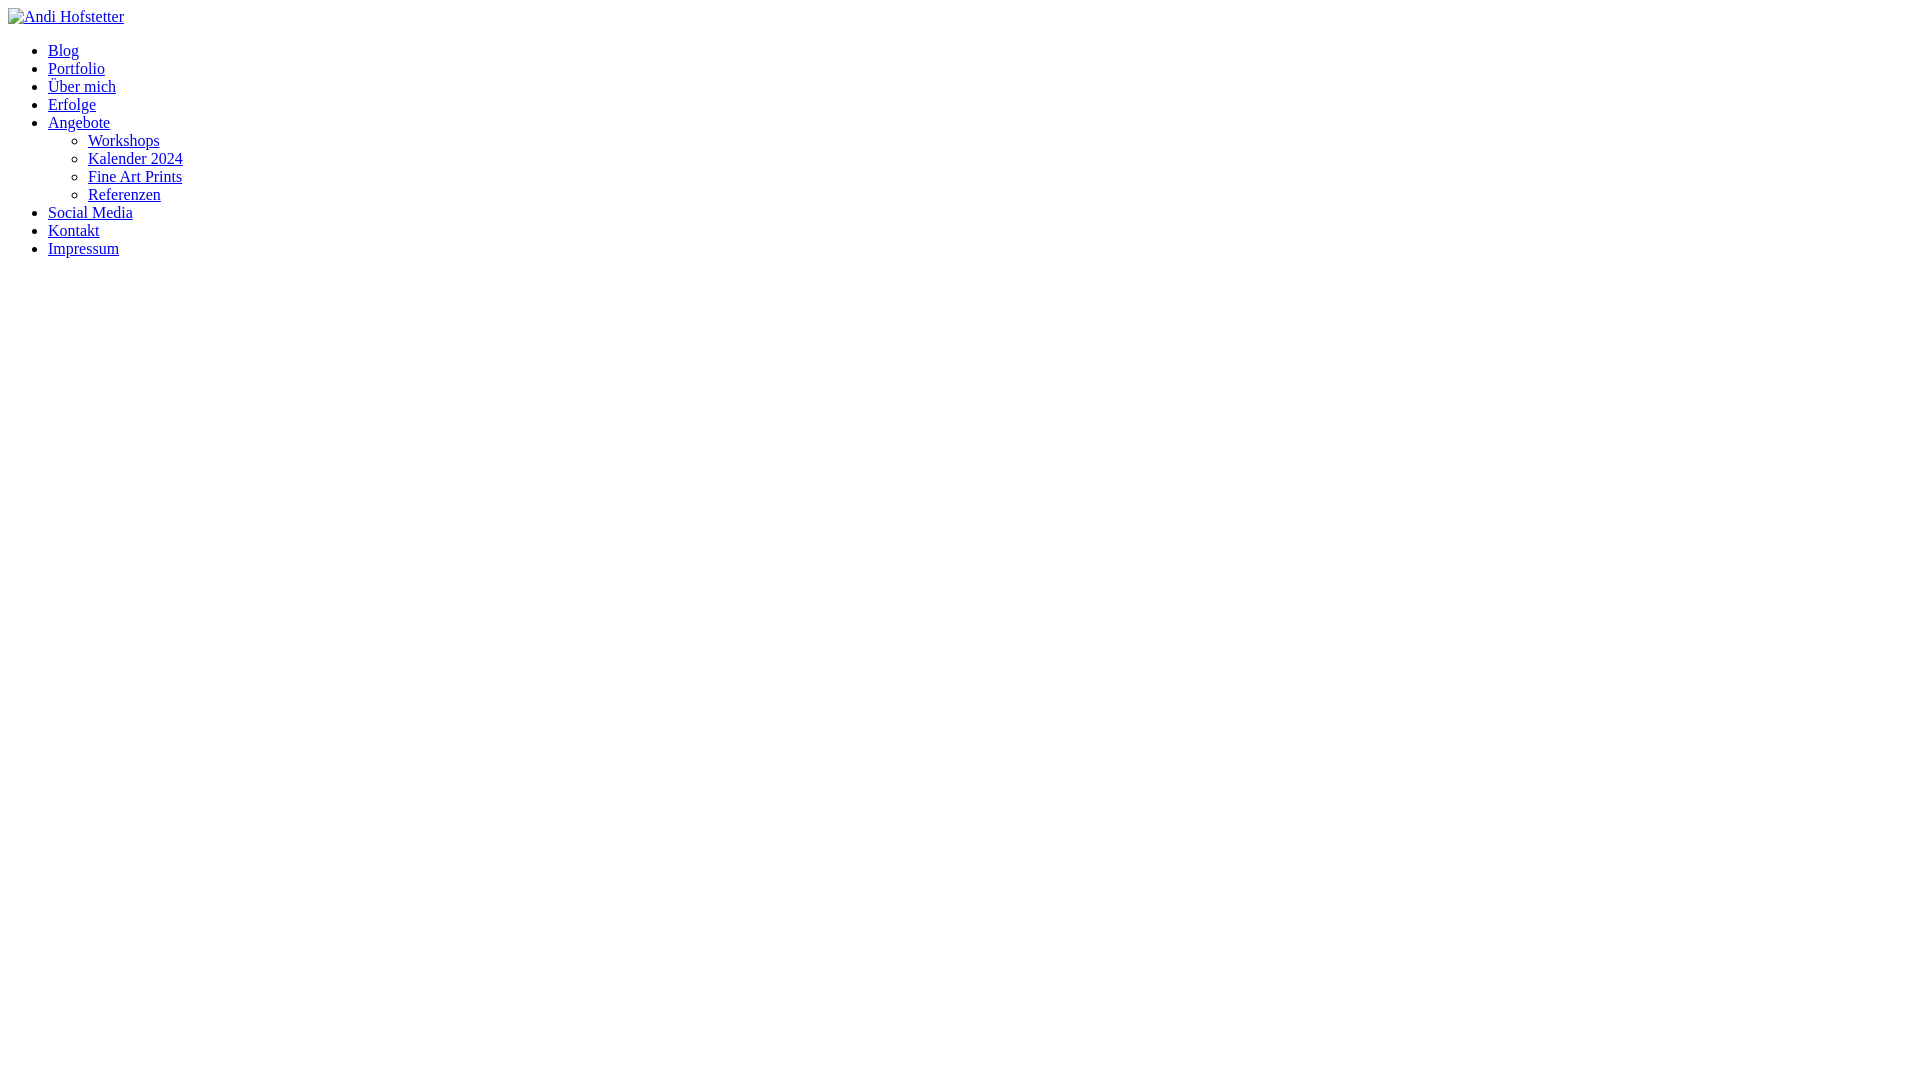 Image resolution: width=1920 pixels, height=1080 pixels. I want to click on 'Impressum', so click(82, 247).